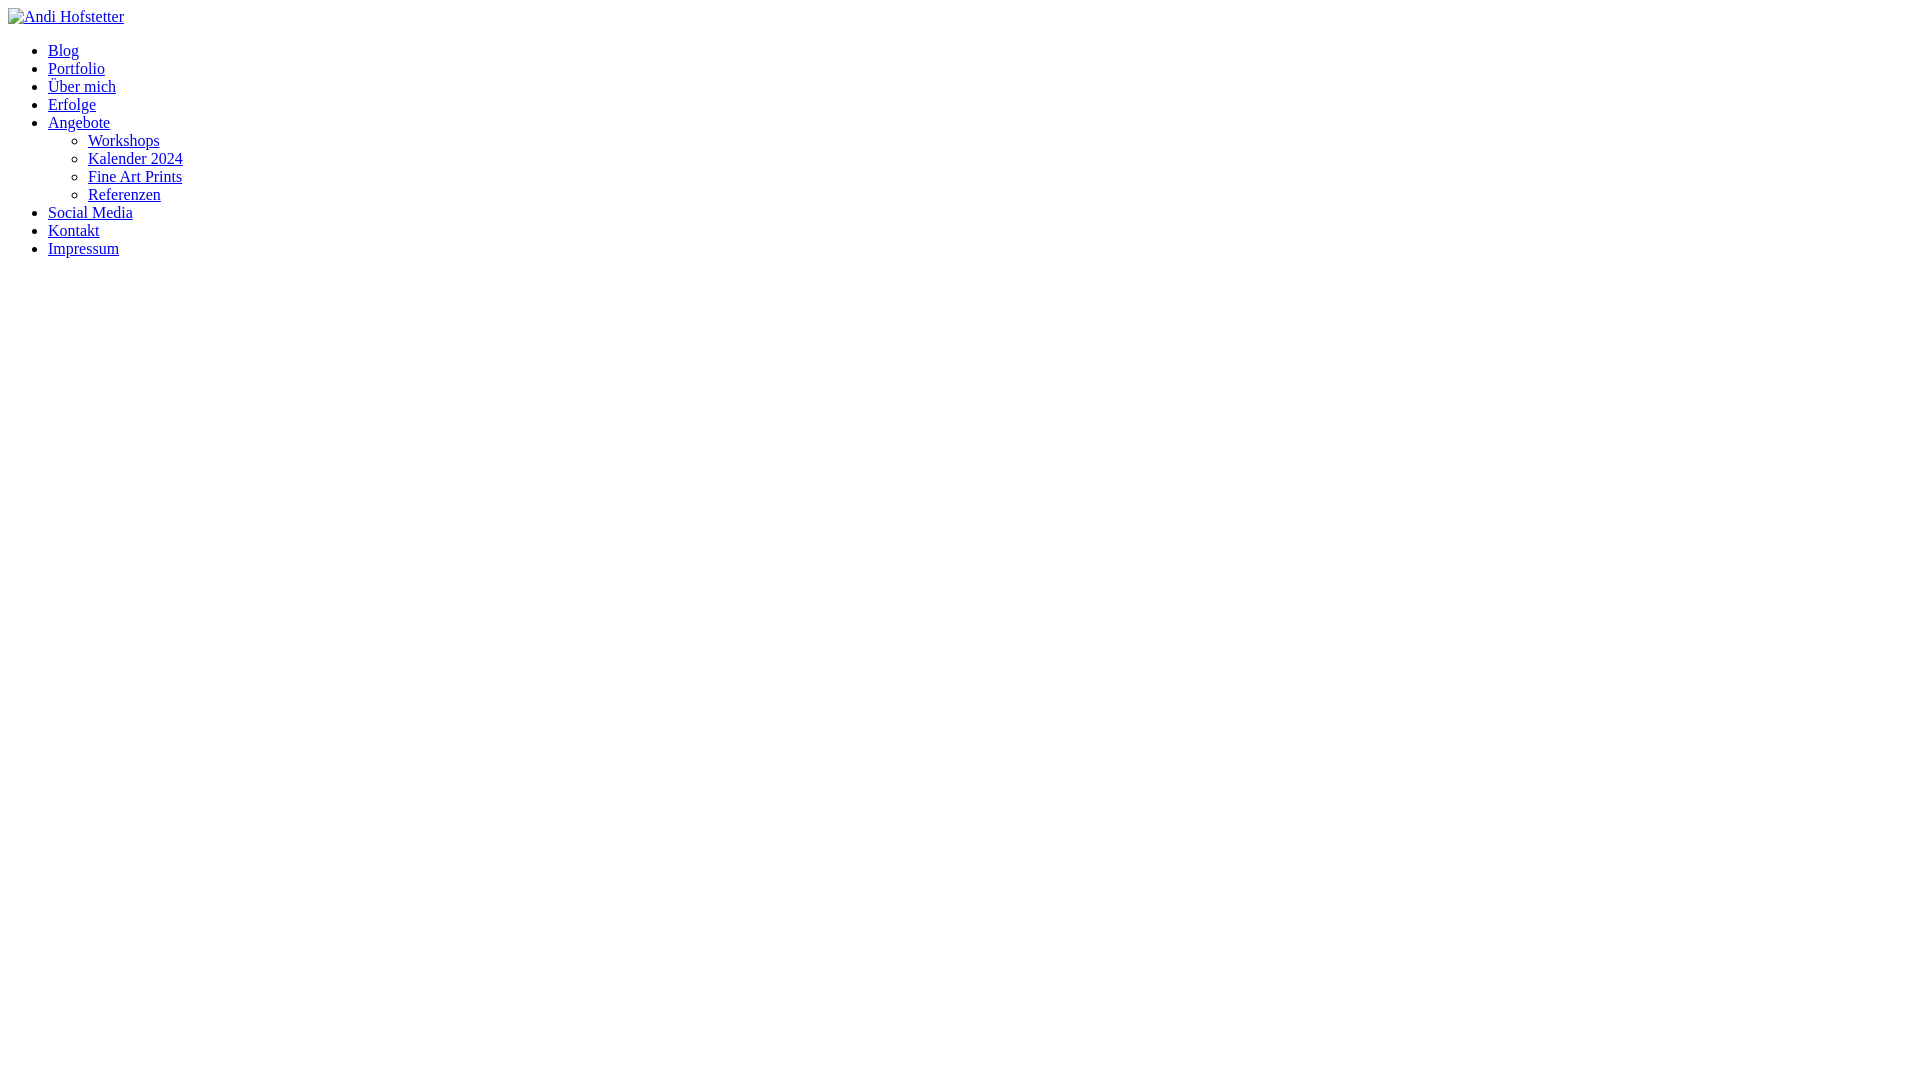 Image resolution: width=1920 pixels, height=1080 pixels. I want to click on 'Impressum', so click(82, 247).